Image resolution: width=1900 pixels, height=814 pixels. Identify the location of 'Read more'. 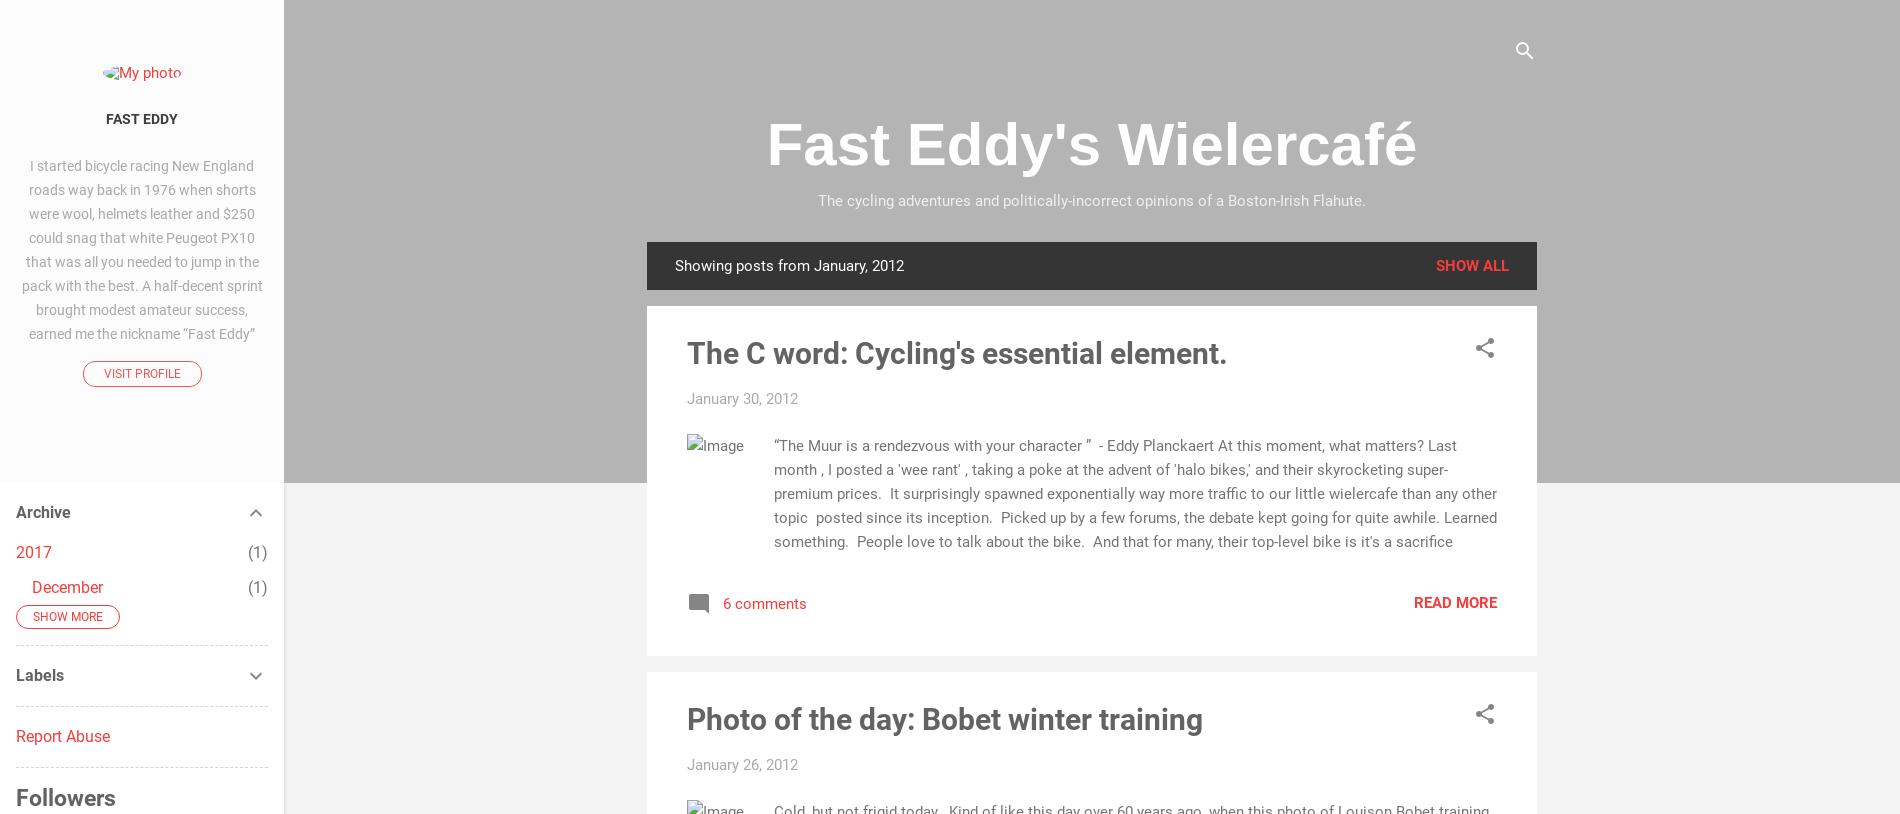
(1455, 602).